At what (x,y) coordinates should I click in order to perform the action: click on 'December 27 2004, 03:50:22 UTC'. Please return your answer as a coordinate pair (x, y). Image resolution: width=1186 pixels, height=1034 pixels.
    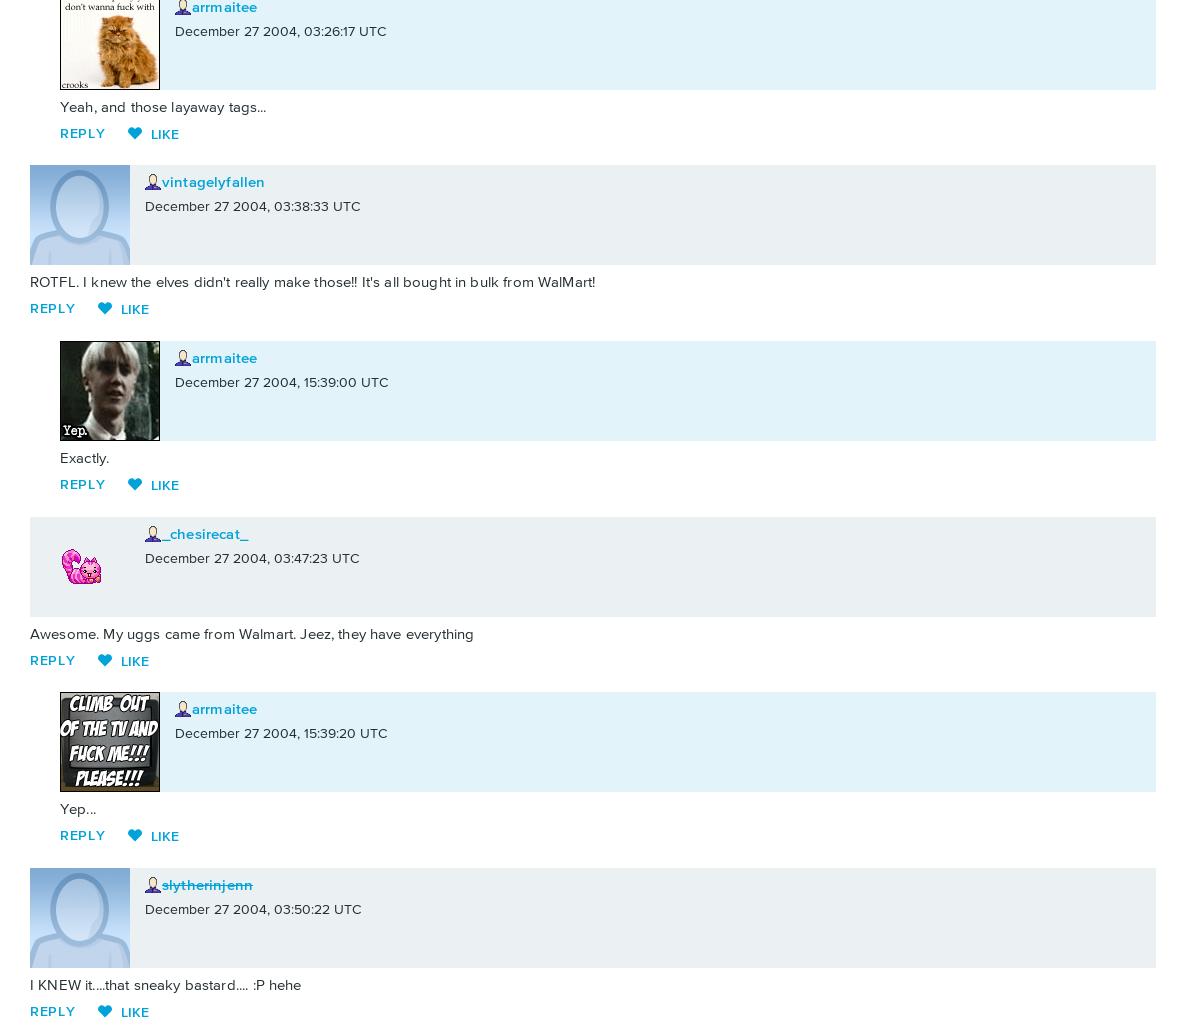
    Looking at the image, I should click on (251, 907).